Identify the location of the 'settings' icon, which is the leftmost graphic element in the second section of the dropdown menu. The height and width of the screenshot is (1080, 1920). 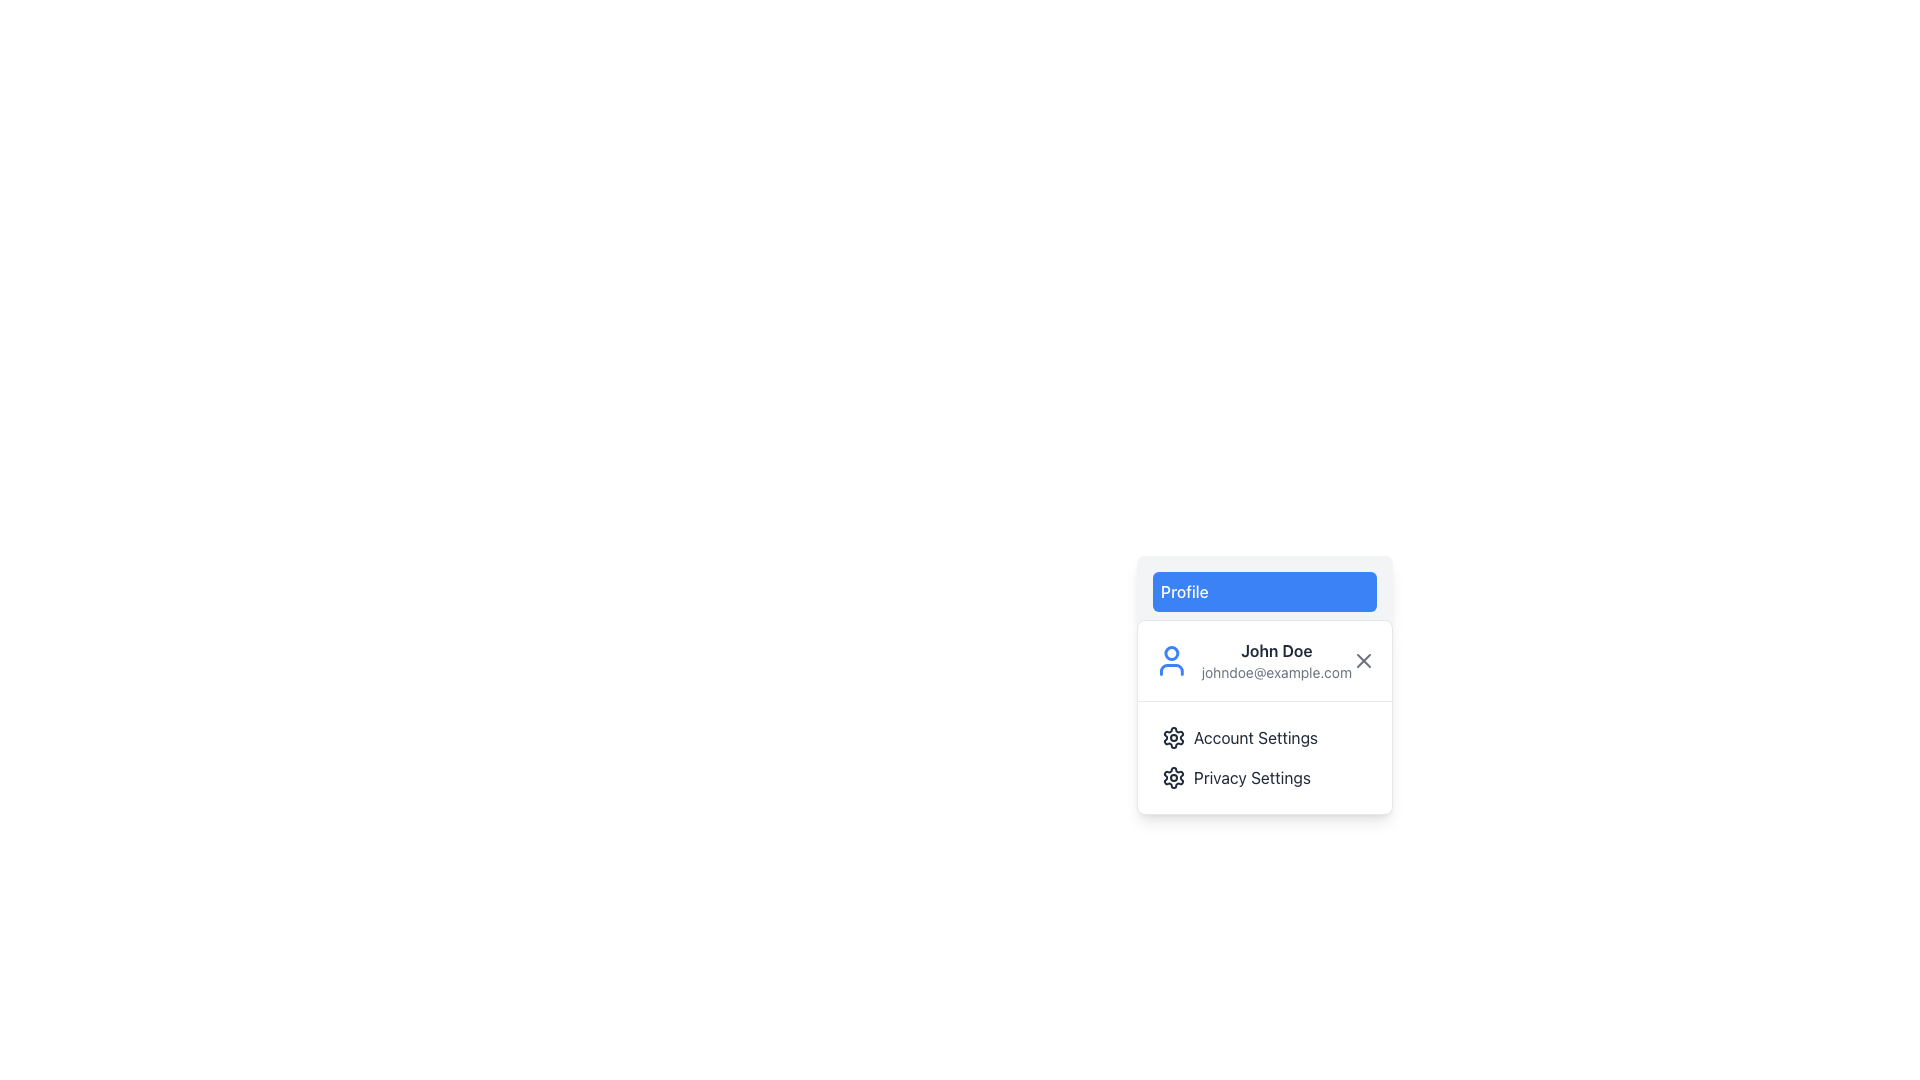
(1174, 777).